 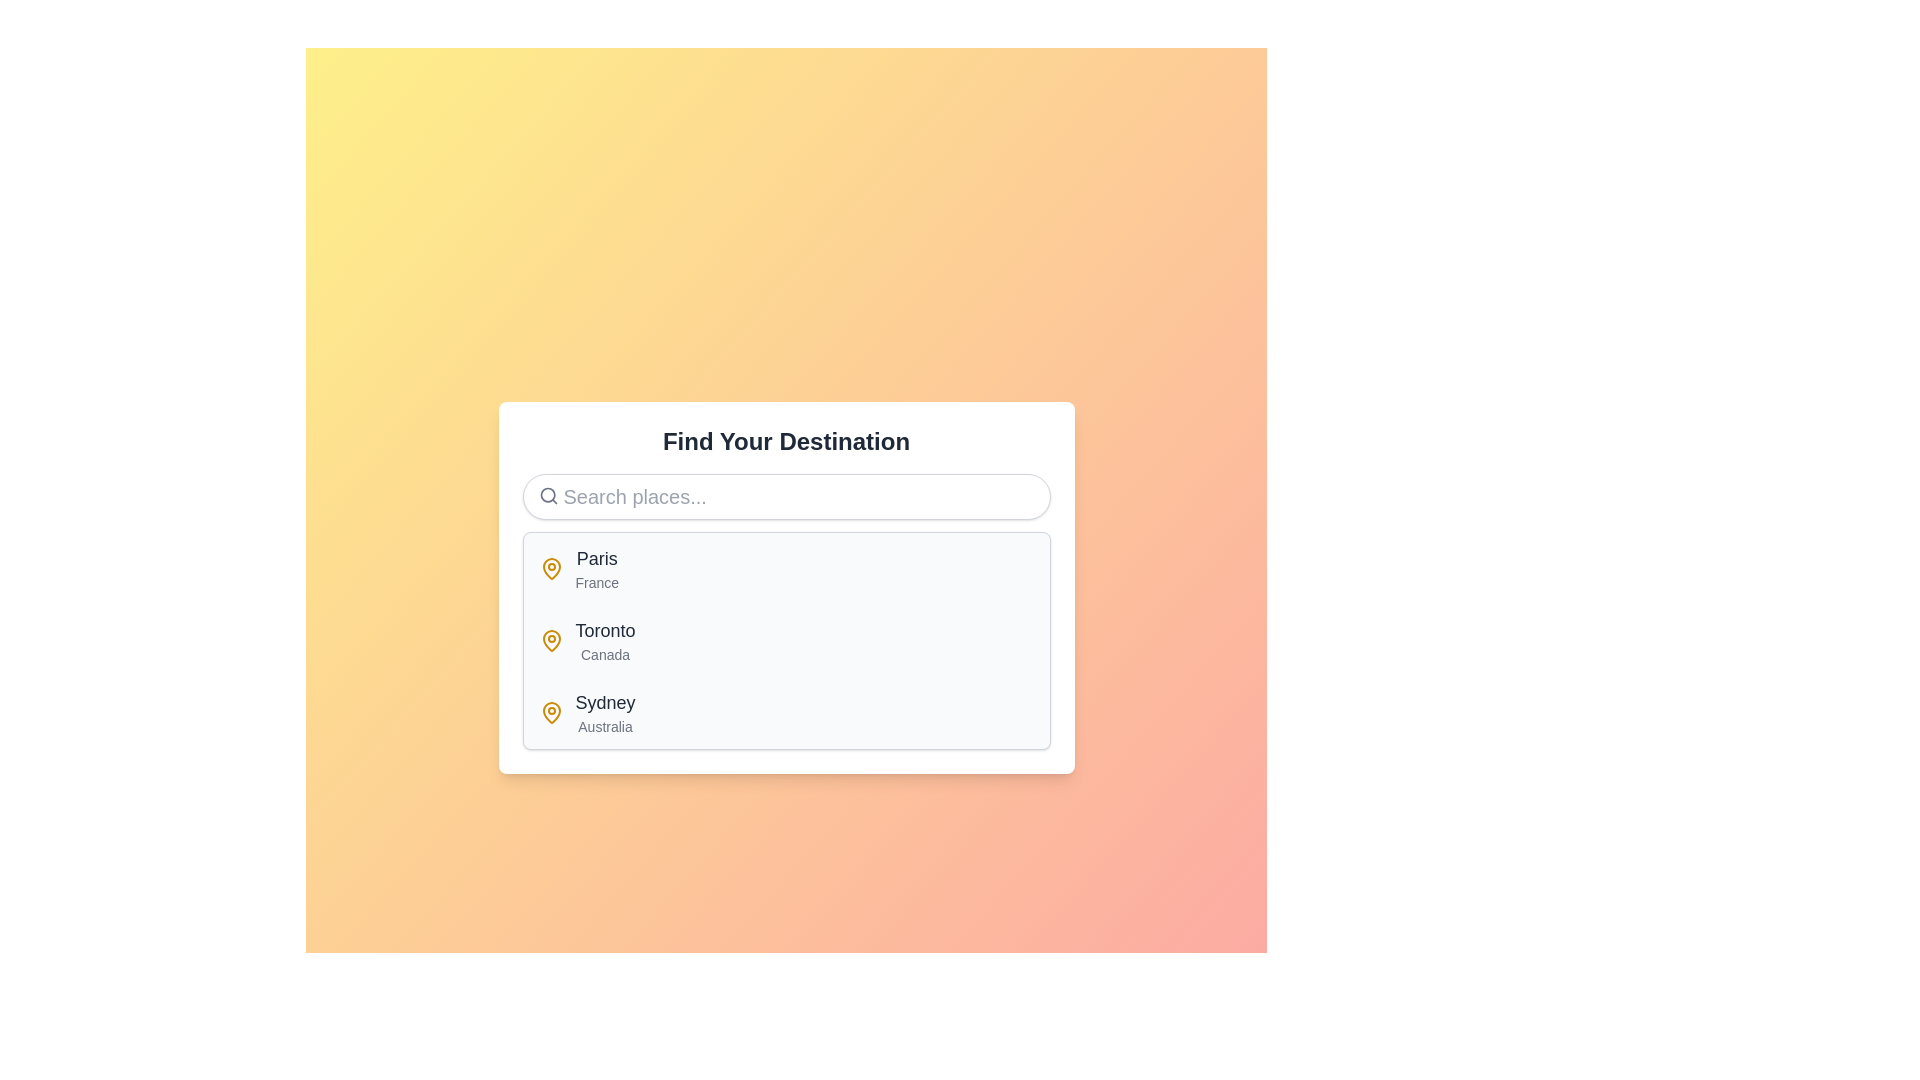 I want to click on the text label displaying 'Sydney, Australia' in the selectable list of destinations, so click(x=604, y=712).